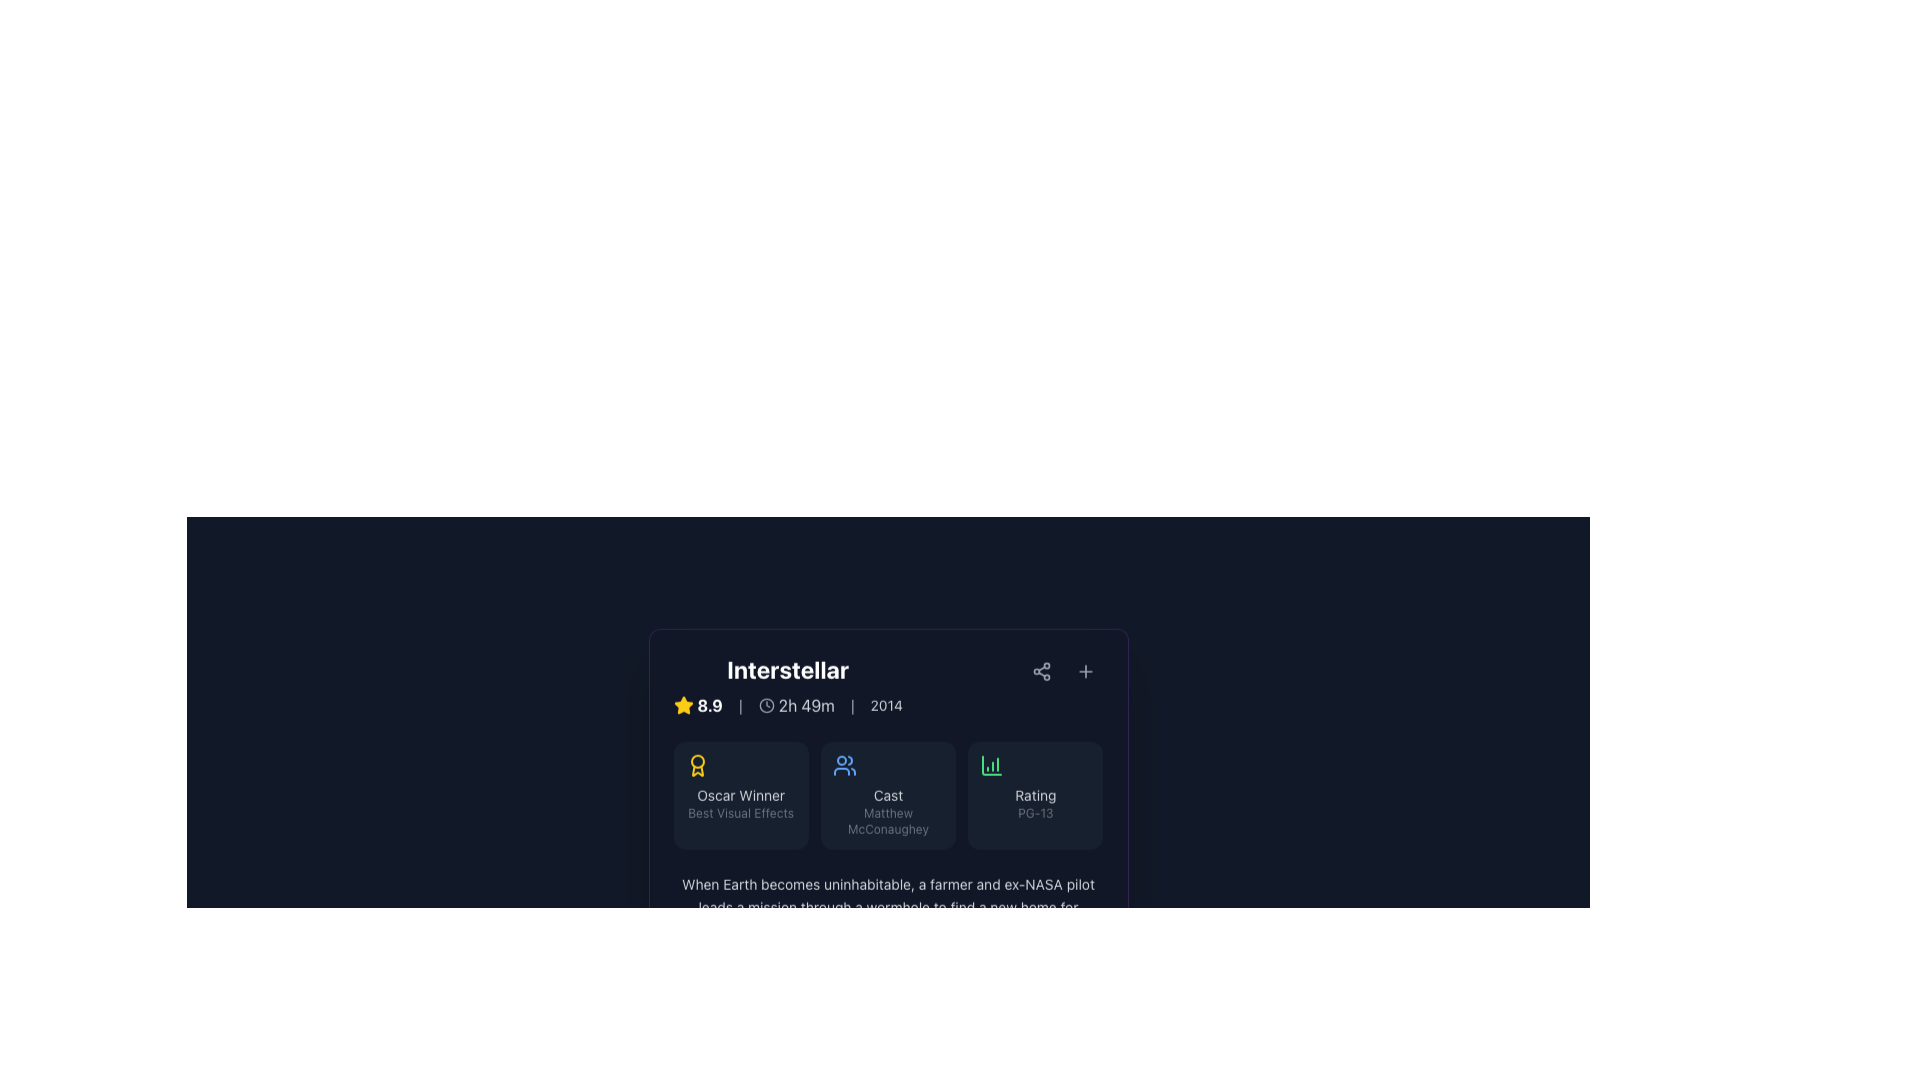 The height and width of the screenshot is (1080, 1920). Describe the element at coordinates (765, 704) in the screenshot. I see `the time indicator icon located to the left of the text '2h 49m', which follows the rating '8.9' with a star icon` at that location.